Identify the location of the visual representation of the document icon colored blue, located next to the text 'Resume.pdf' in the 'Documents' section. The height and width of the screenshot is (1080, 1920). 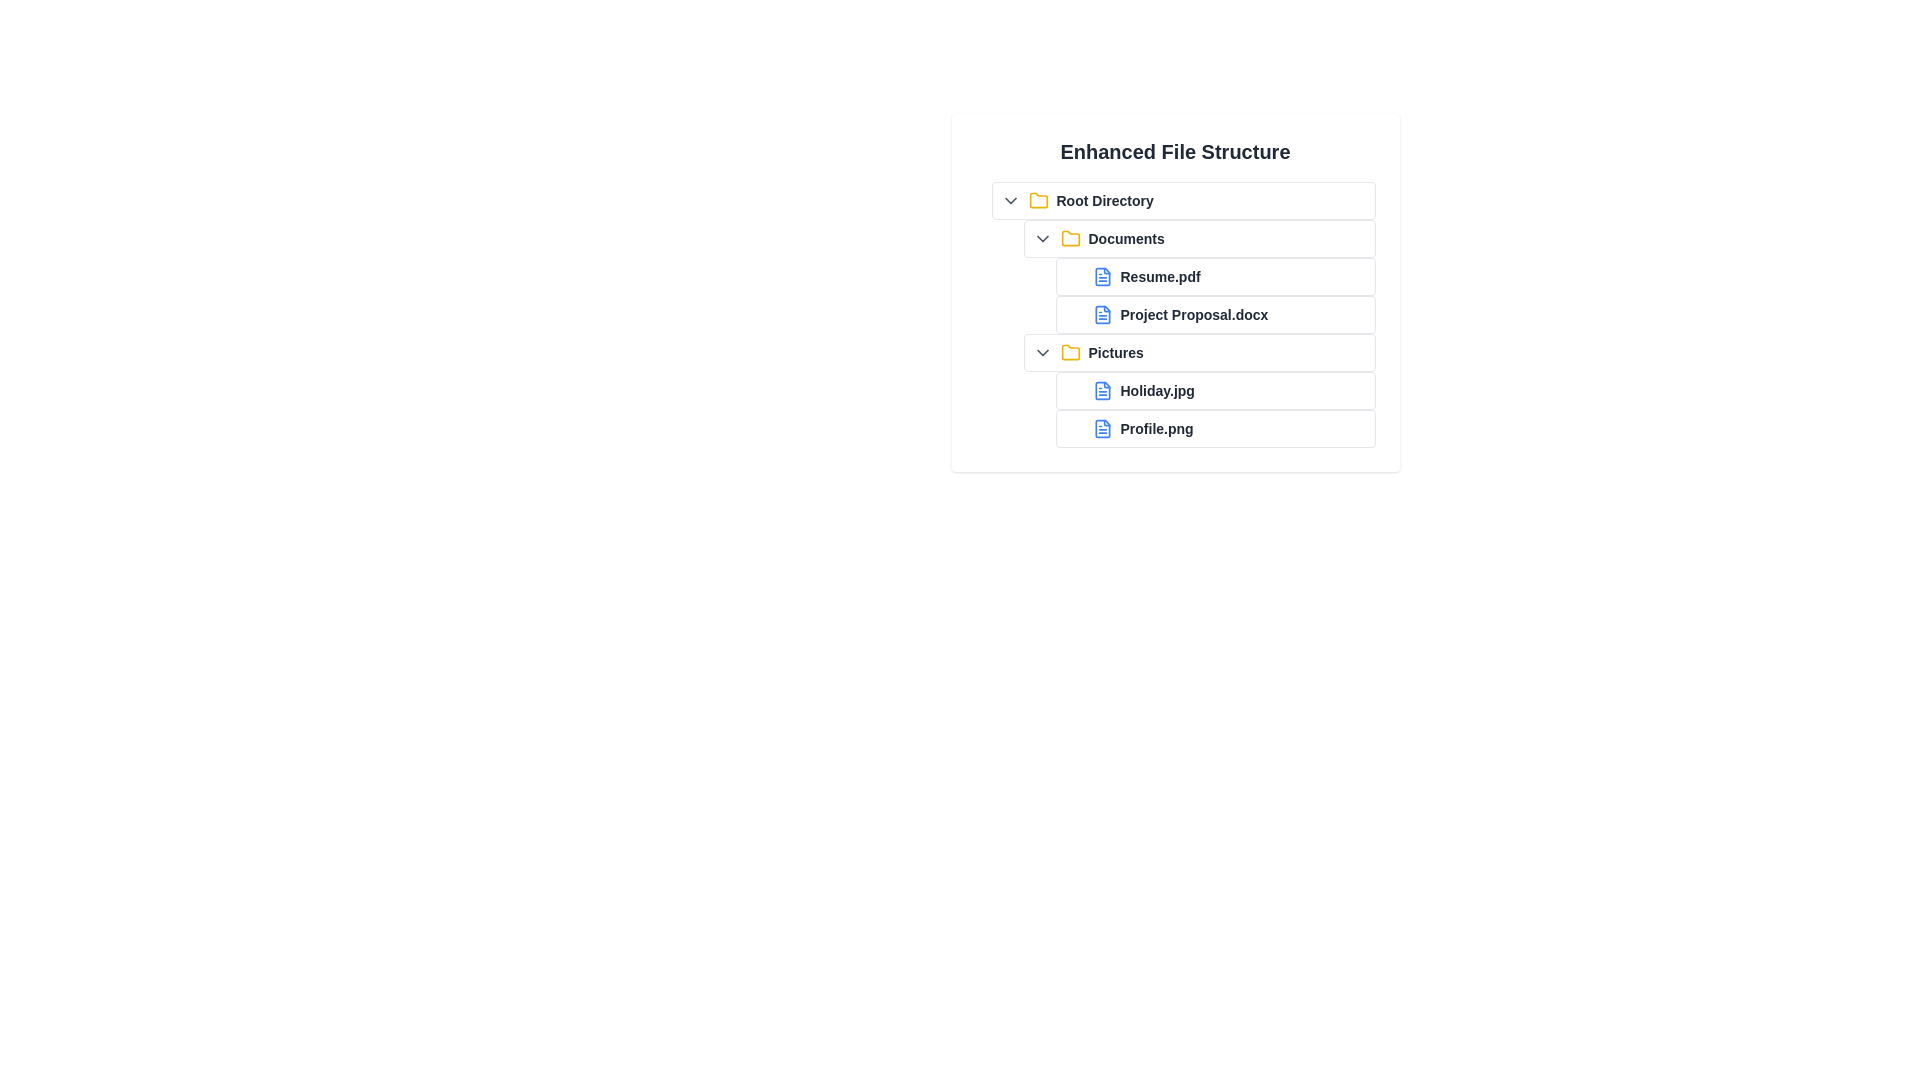
(1101, 277).